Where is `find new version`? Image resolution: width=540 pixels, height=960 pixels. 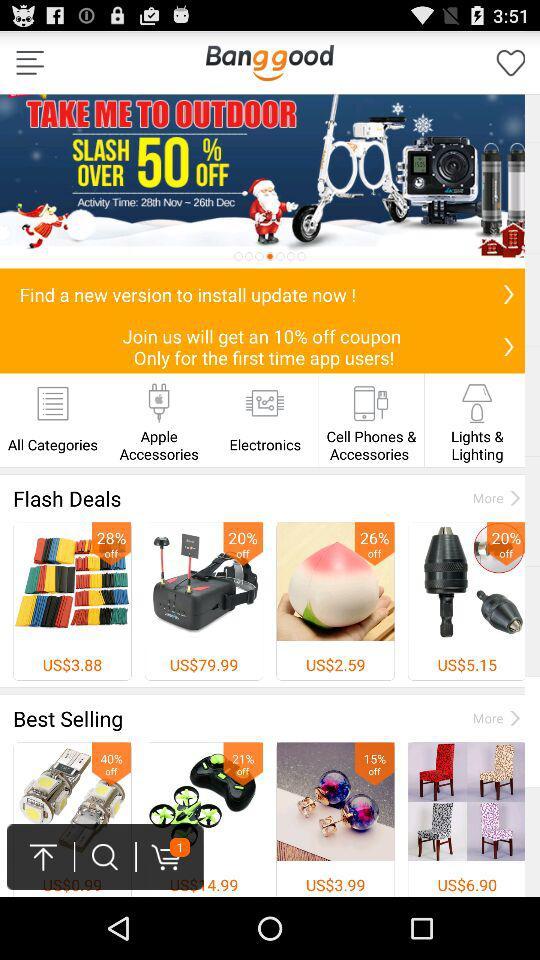
find new version is located at coordinates (508, 293).